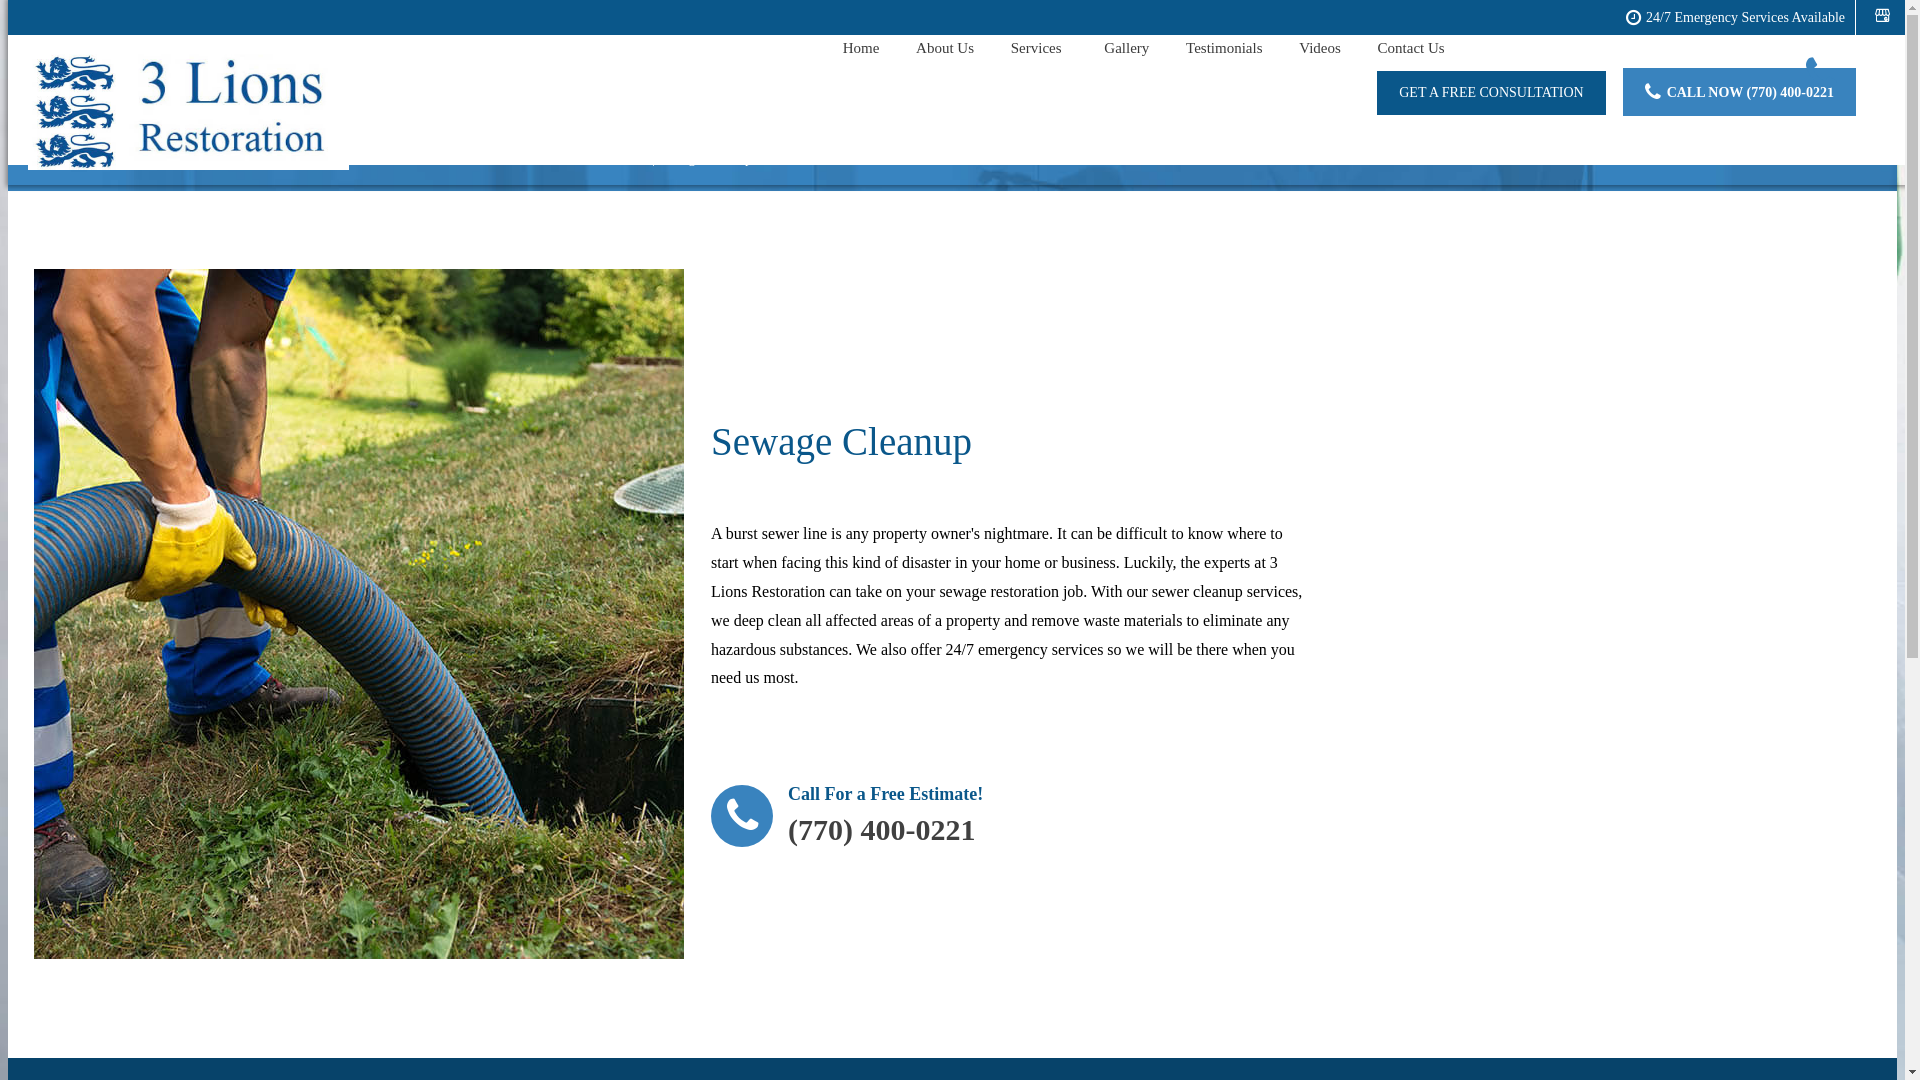 The image size is (1920, 1080). I want to click on 'Google My Business', so click(1880, 15).